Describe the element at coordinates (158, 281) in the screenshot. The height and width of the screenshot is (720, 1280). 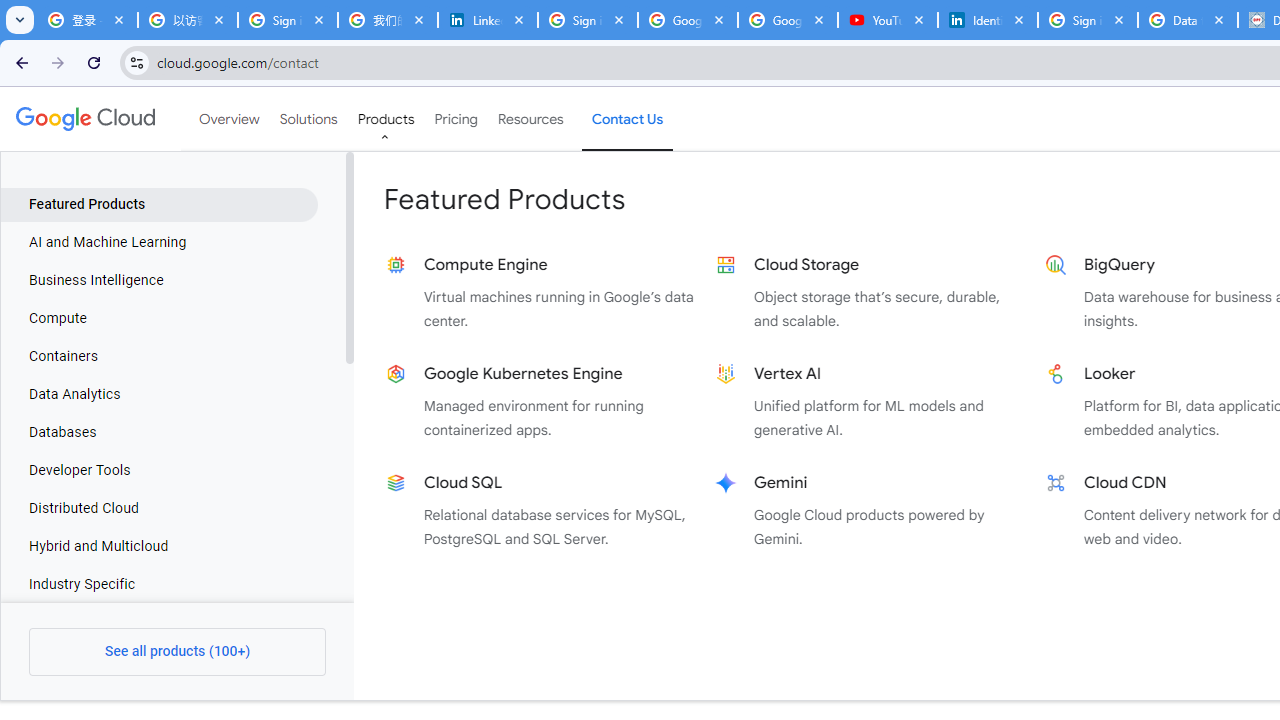
I see `'Business Intelligence'` at that location.